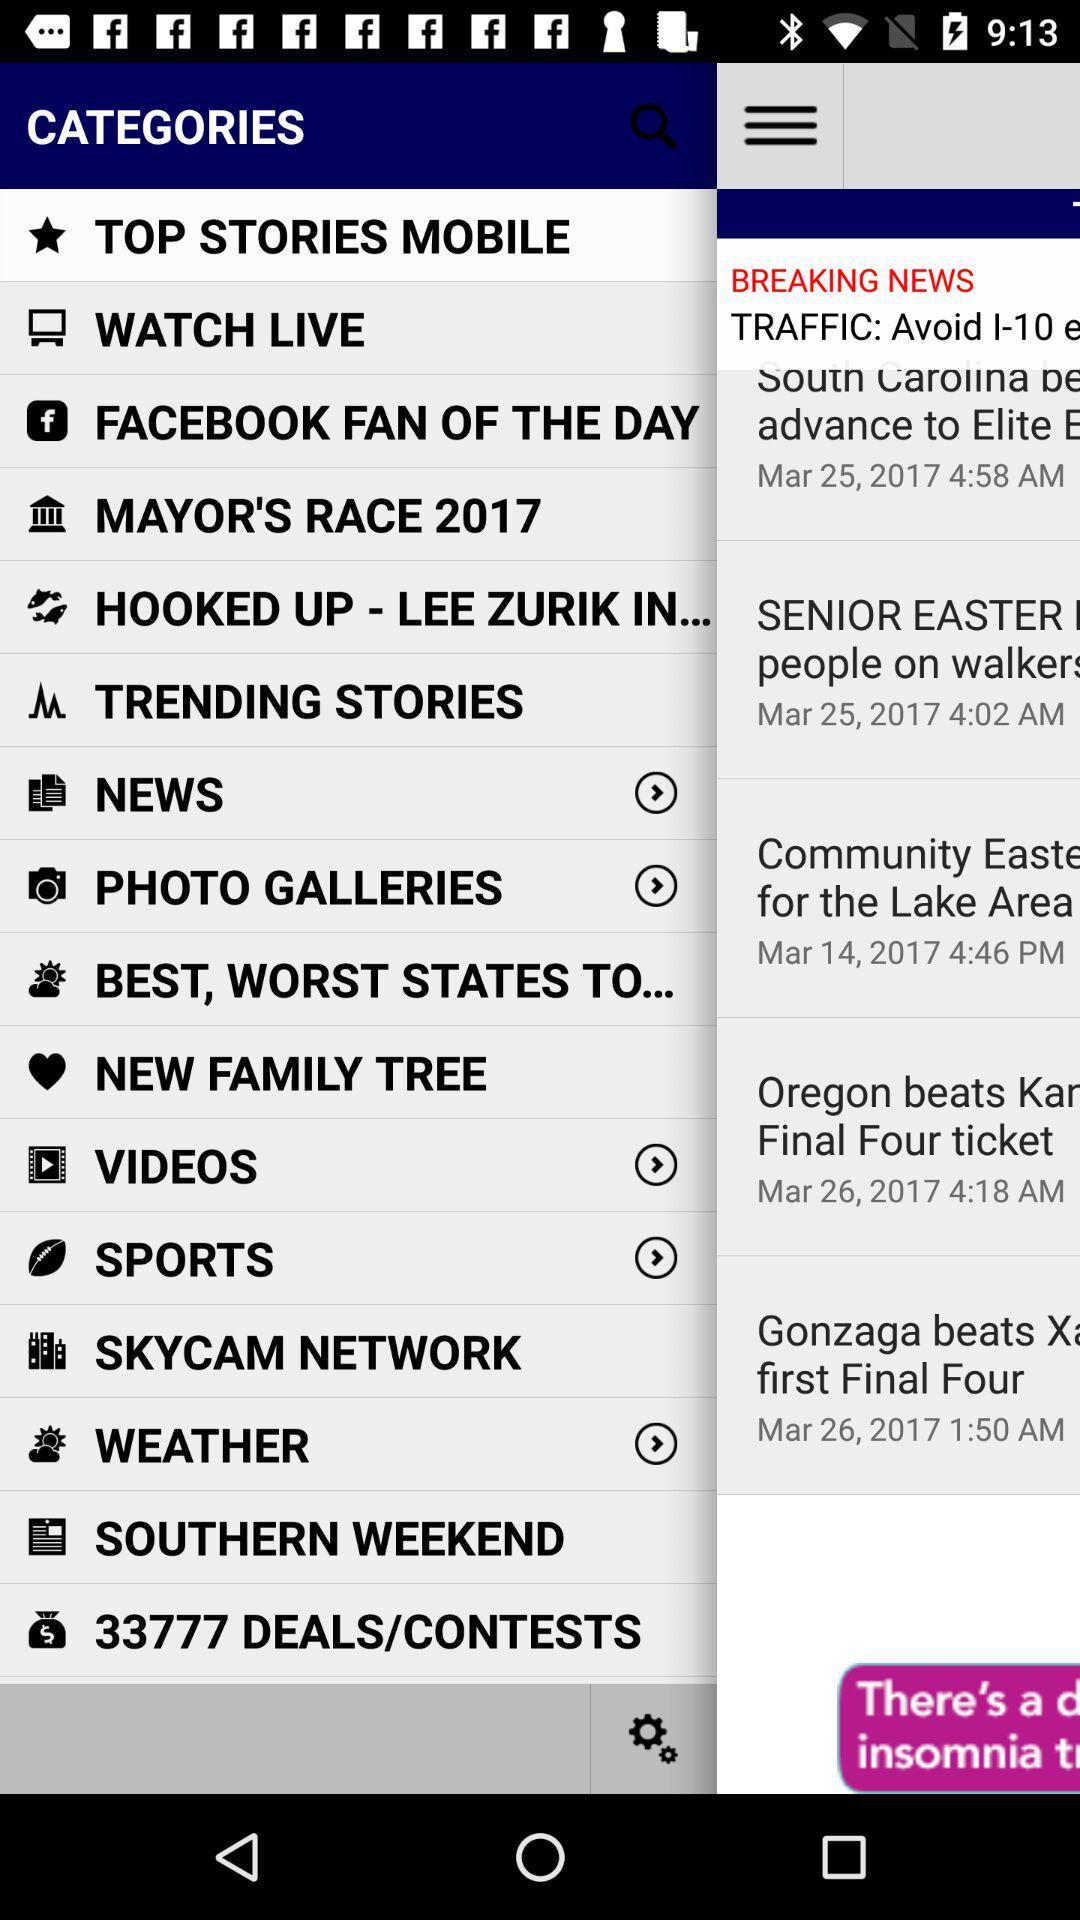 The image size is (1080, 1920). What do you see at coordinates (654, 124) in the screenshot?
I see `the search icon` at bounding box center [654, 124].